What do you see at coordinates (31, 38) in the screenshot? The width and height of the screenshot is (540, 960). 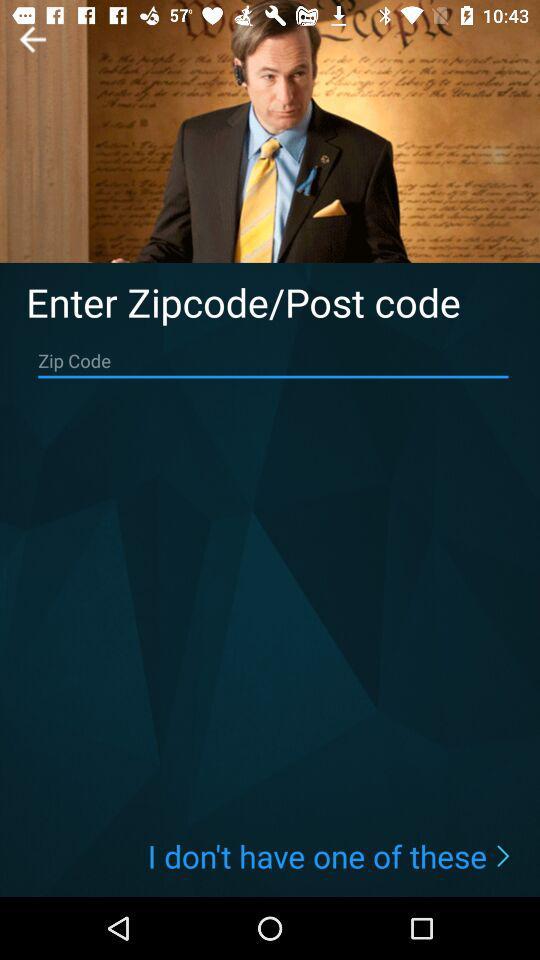 I see `the arrow_backward icon` at bounding box center [31, 38].